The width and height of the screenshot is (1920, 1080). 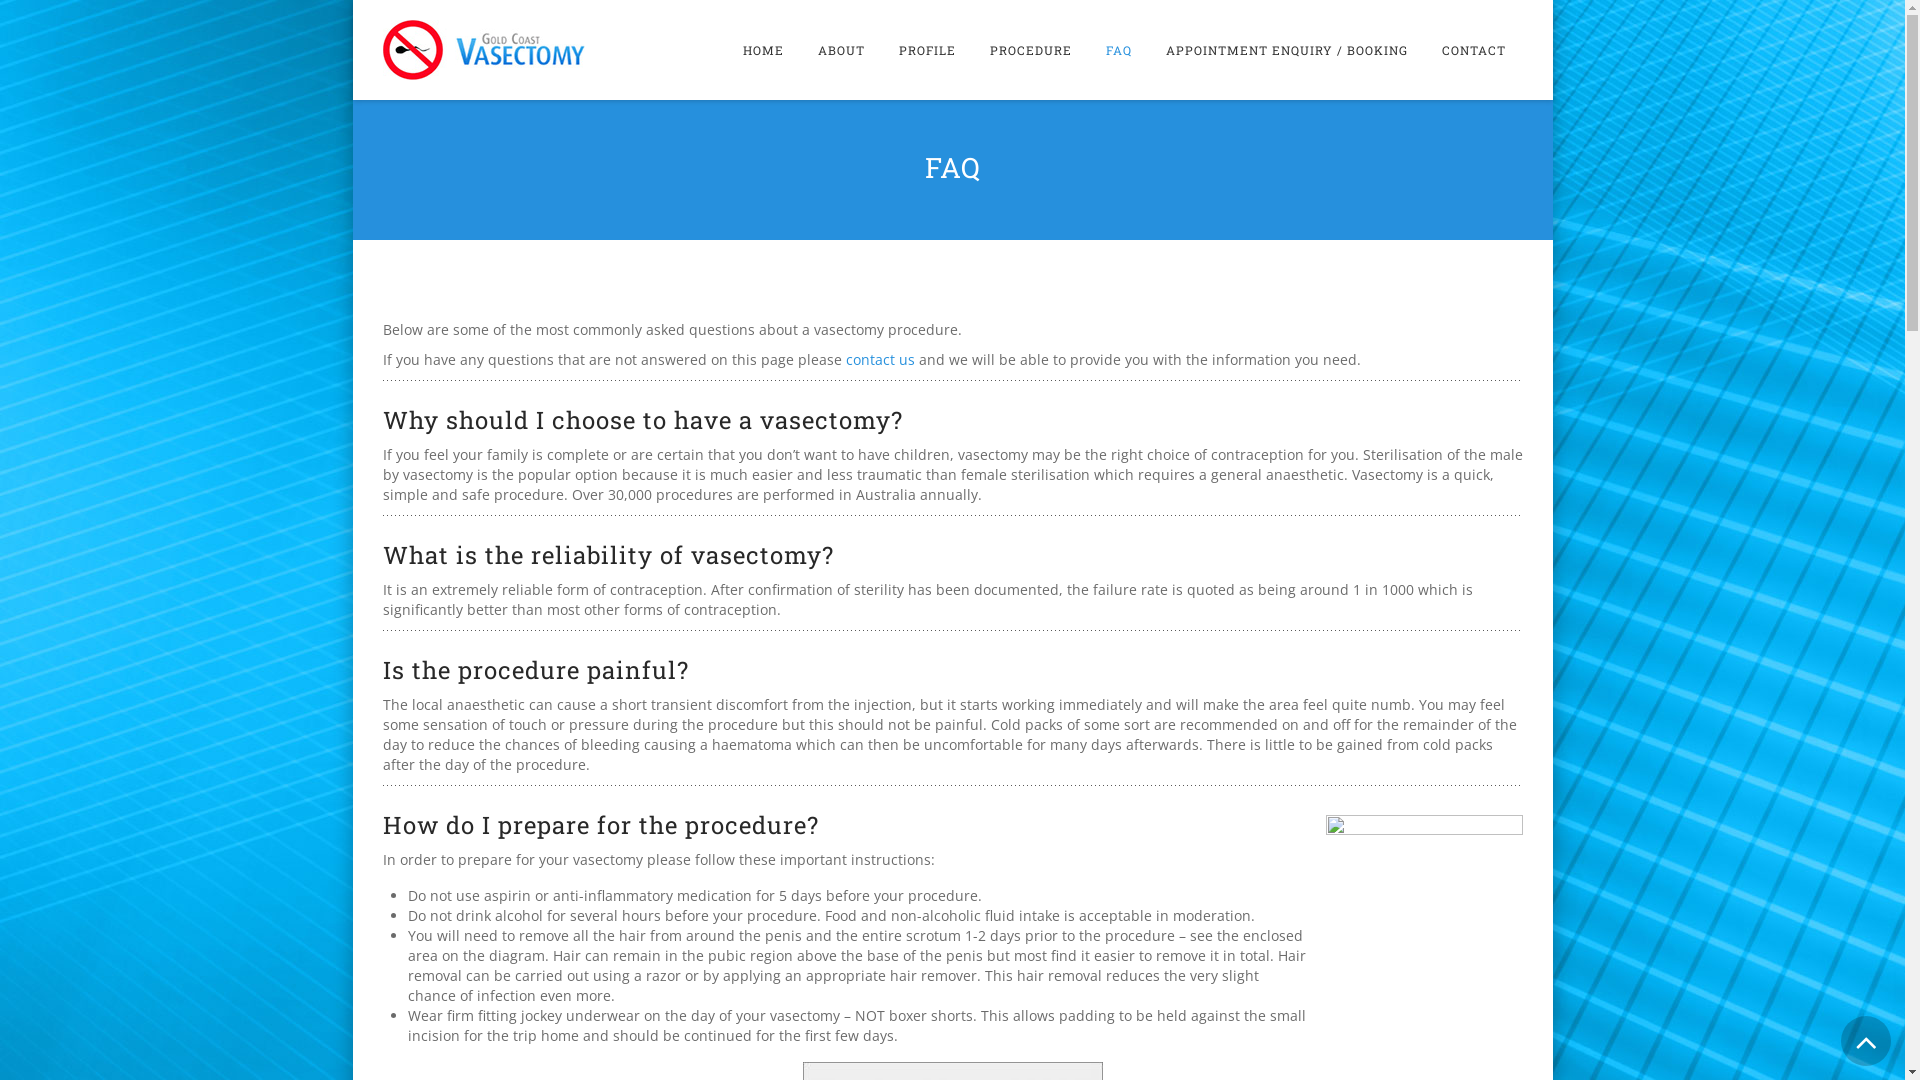 I want to click on 'CONTACT', so click(x=1473, y=49).